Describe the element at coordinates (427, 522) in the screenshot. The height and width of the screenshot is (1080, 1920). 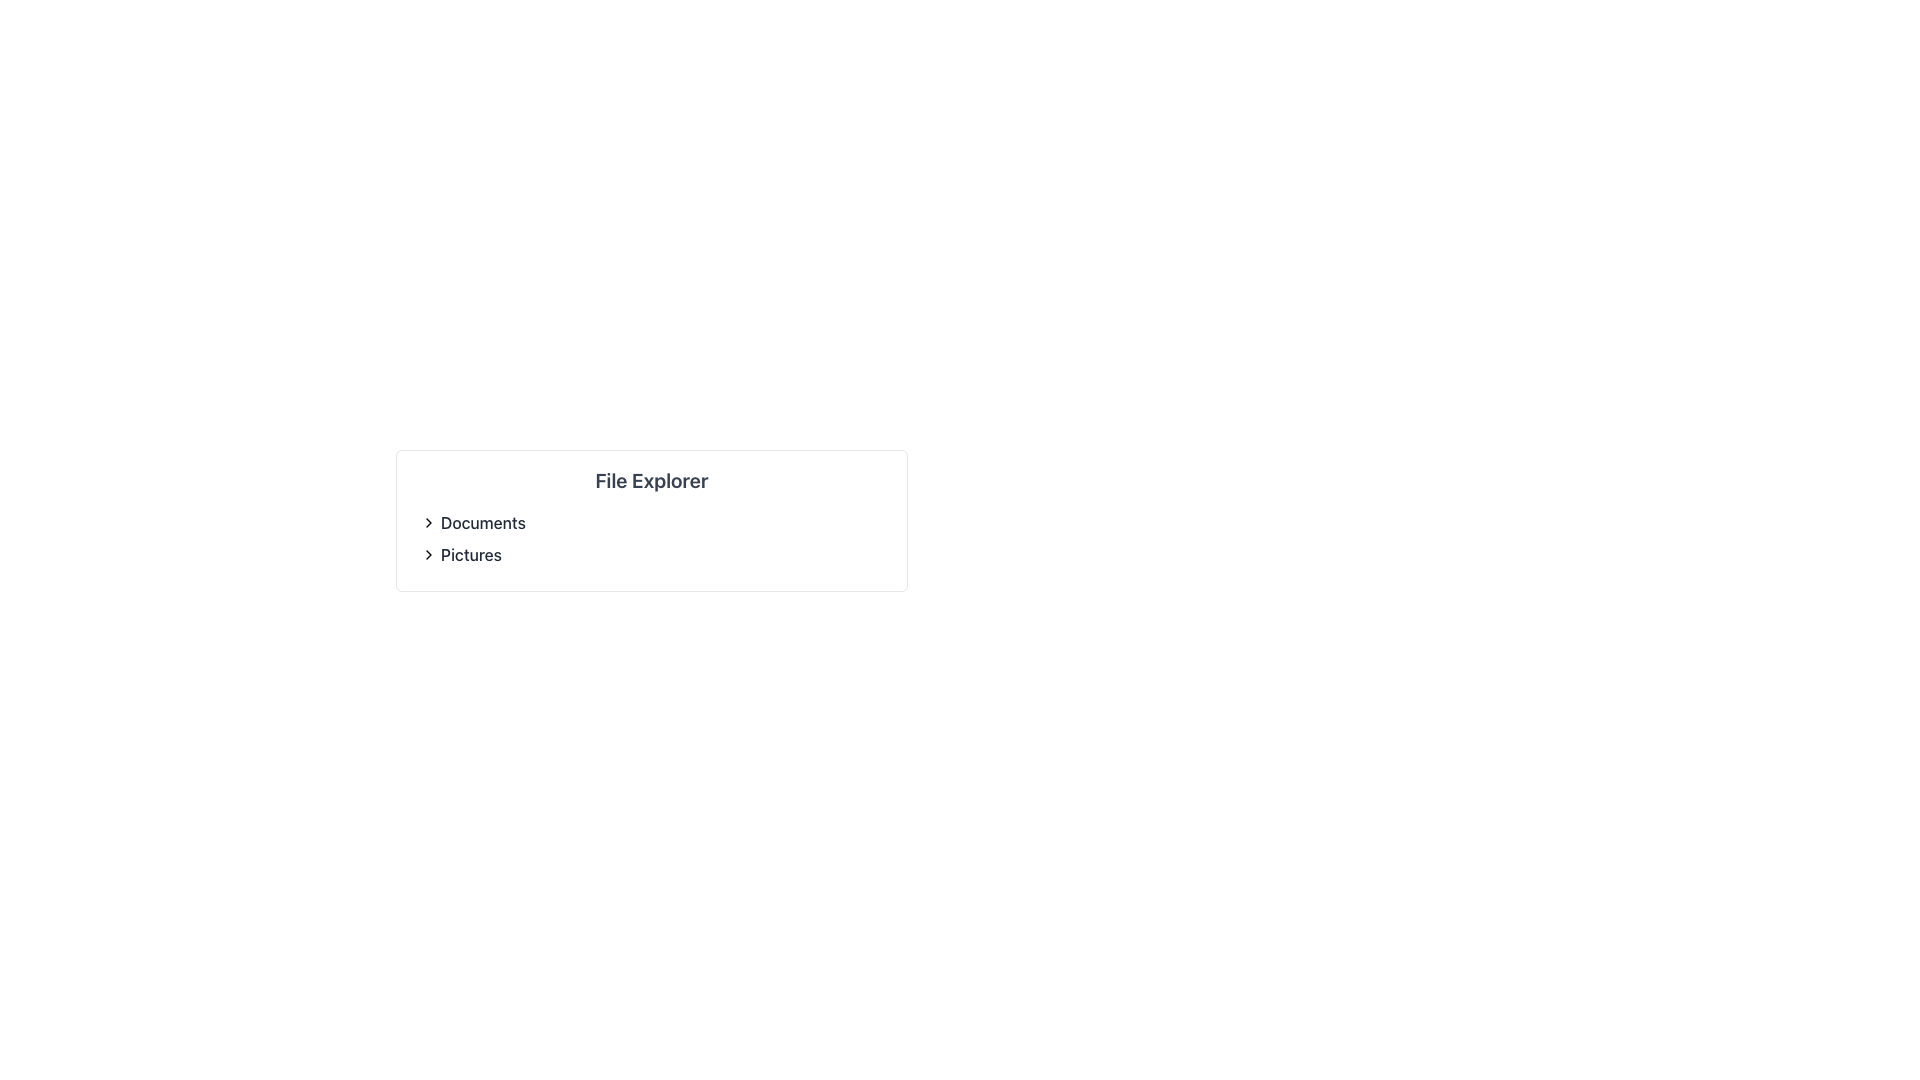
I see `the small chevron icon resembling the '>' symbol that is located to the immediate left of the text 'Documents'` at that location.